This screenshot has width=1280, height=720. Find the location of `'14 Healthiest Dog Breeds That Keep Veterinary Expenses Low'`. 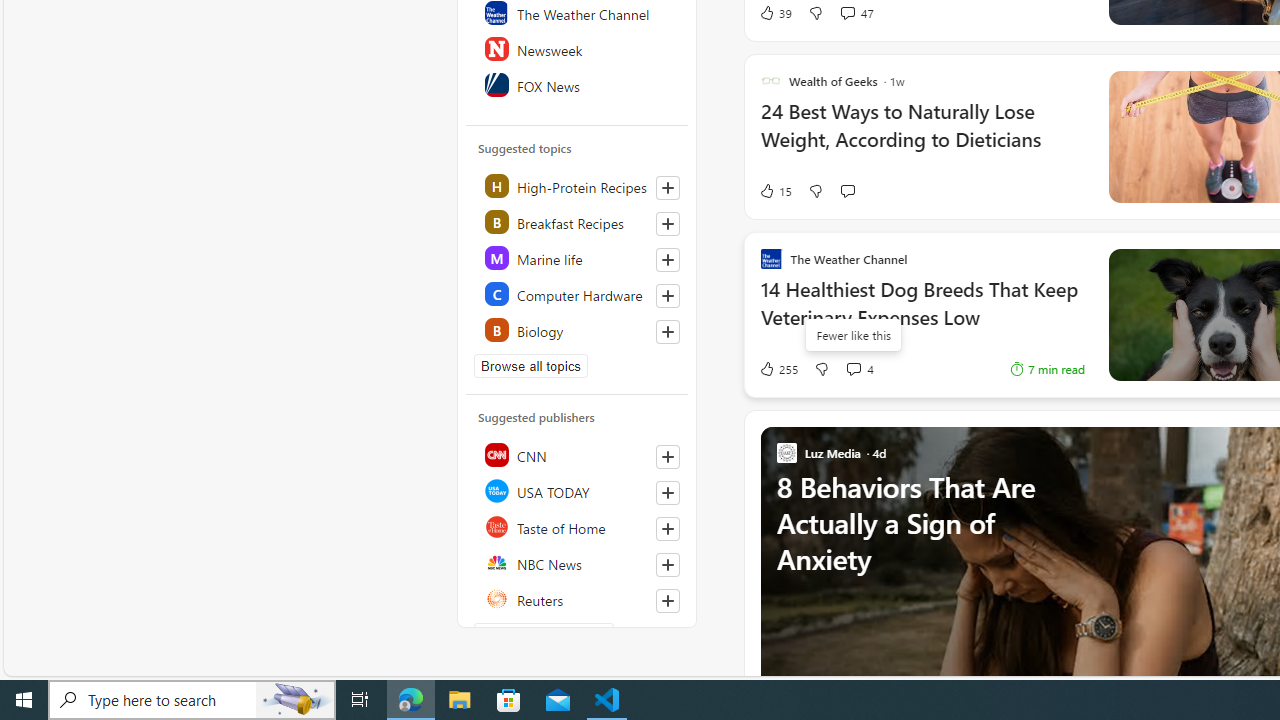

'14 Healthiest Dog Breeds That Keep Veterinary Expenses Low' is located at coordinates (921, 313).